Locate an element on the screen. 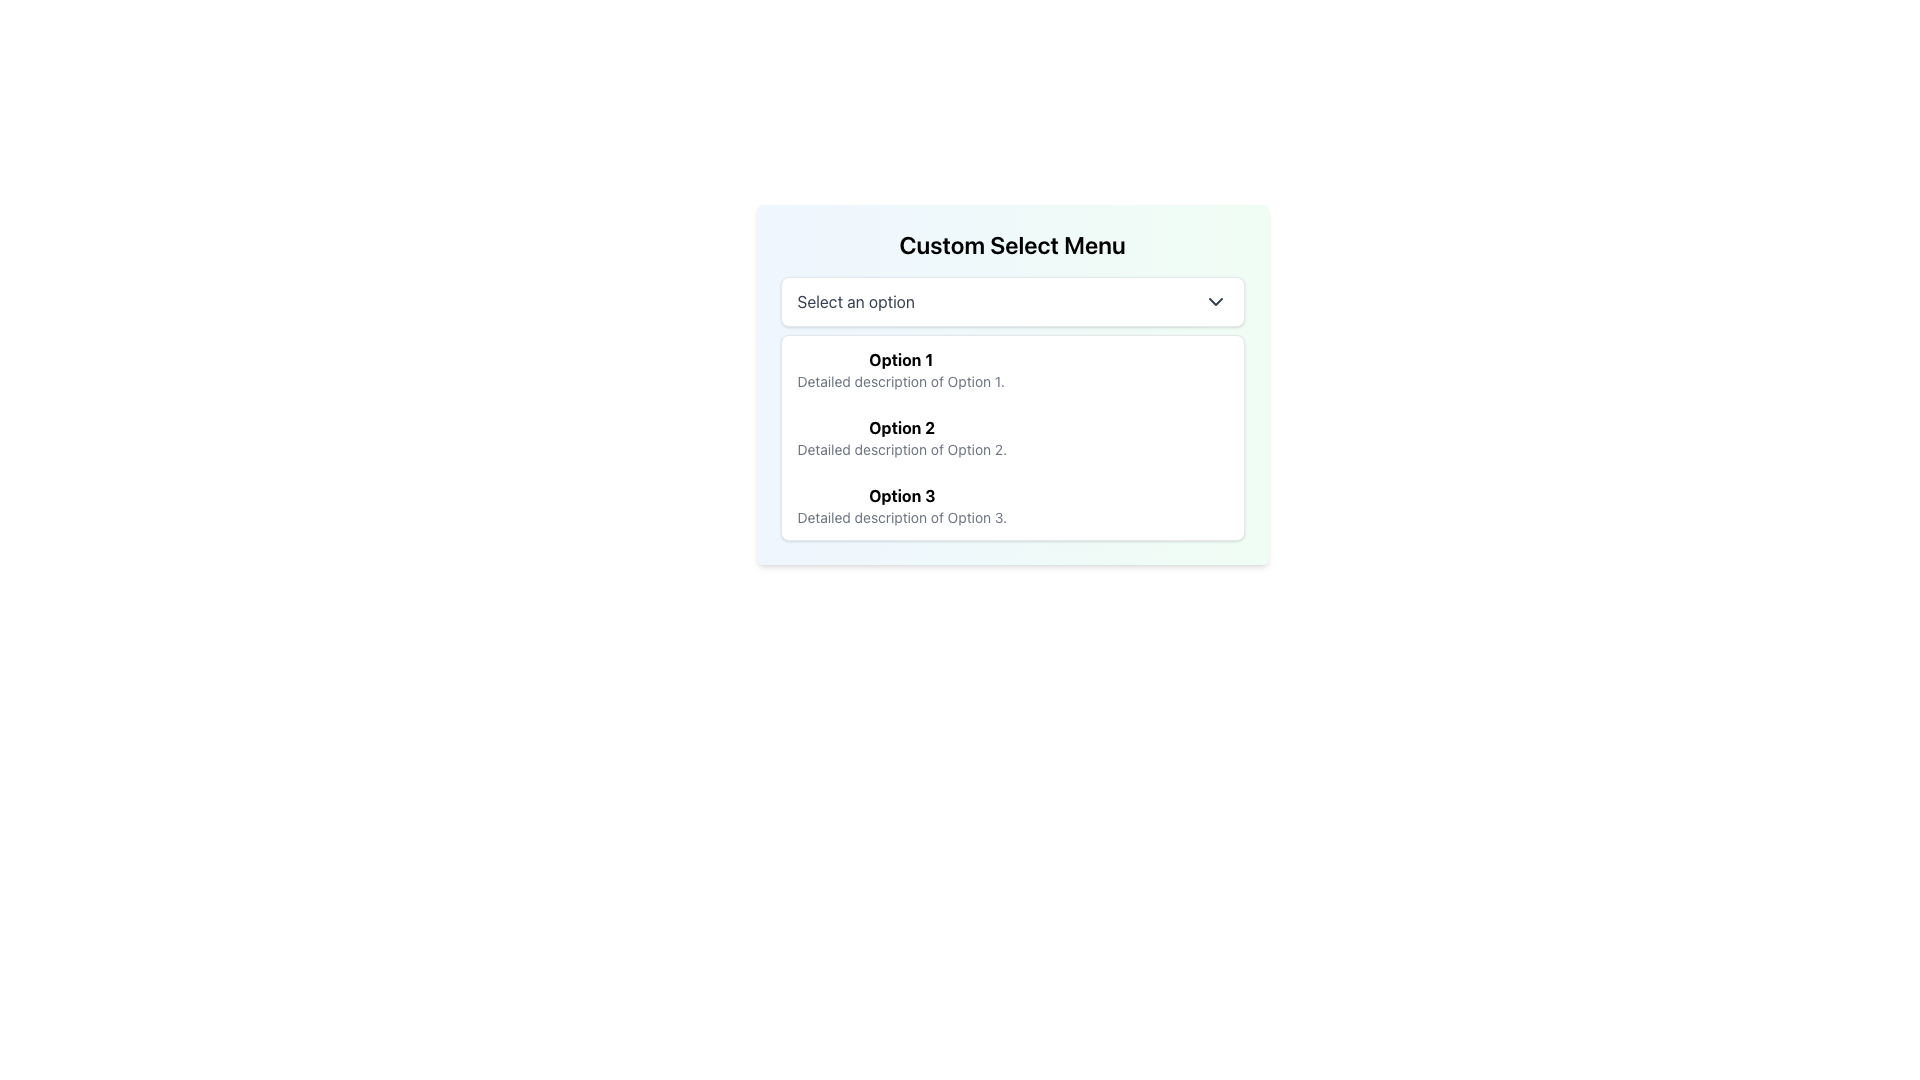 The image size is (1920, 1080). 'Option 3' in the dropdown menu is located at coordinates (1012, 504).